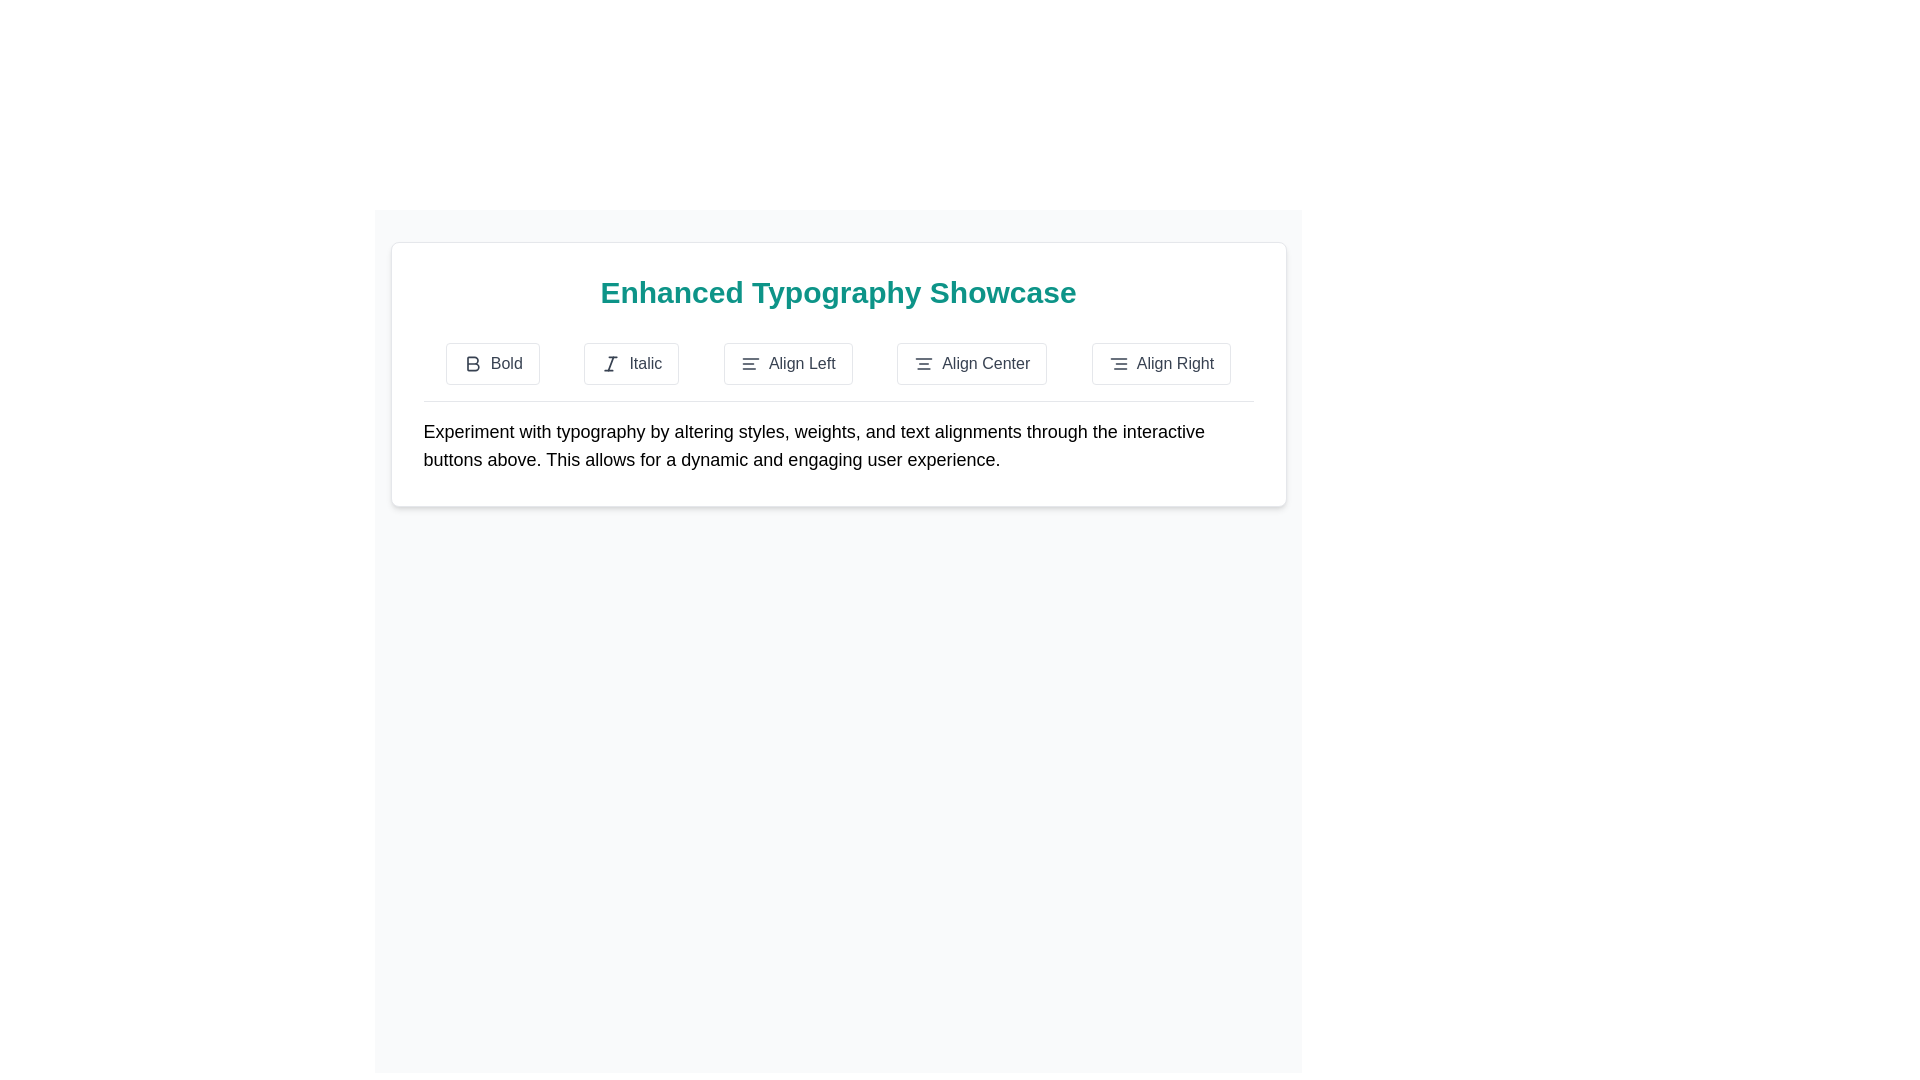 The image size is (1920, 1080). I want to click on the SVG icon shaped as a bold letter 'B', so click(471, 363).